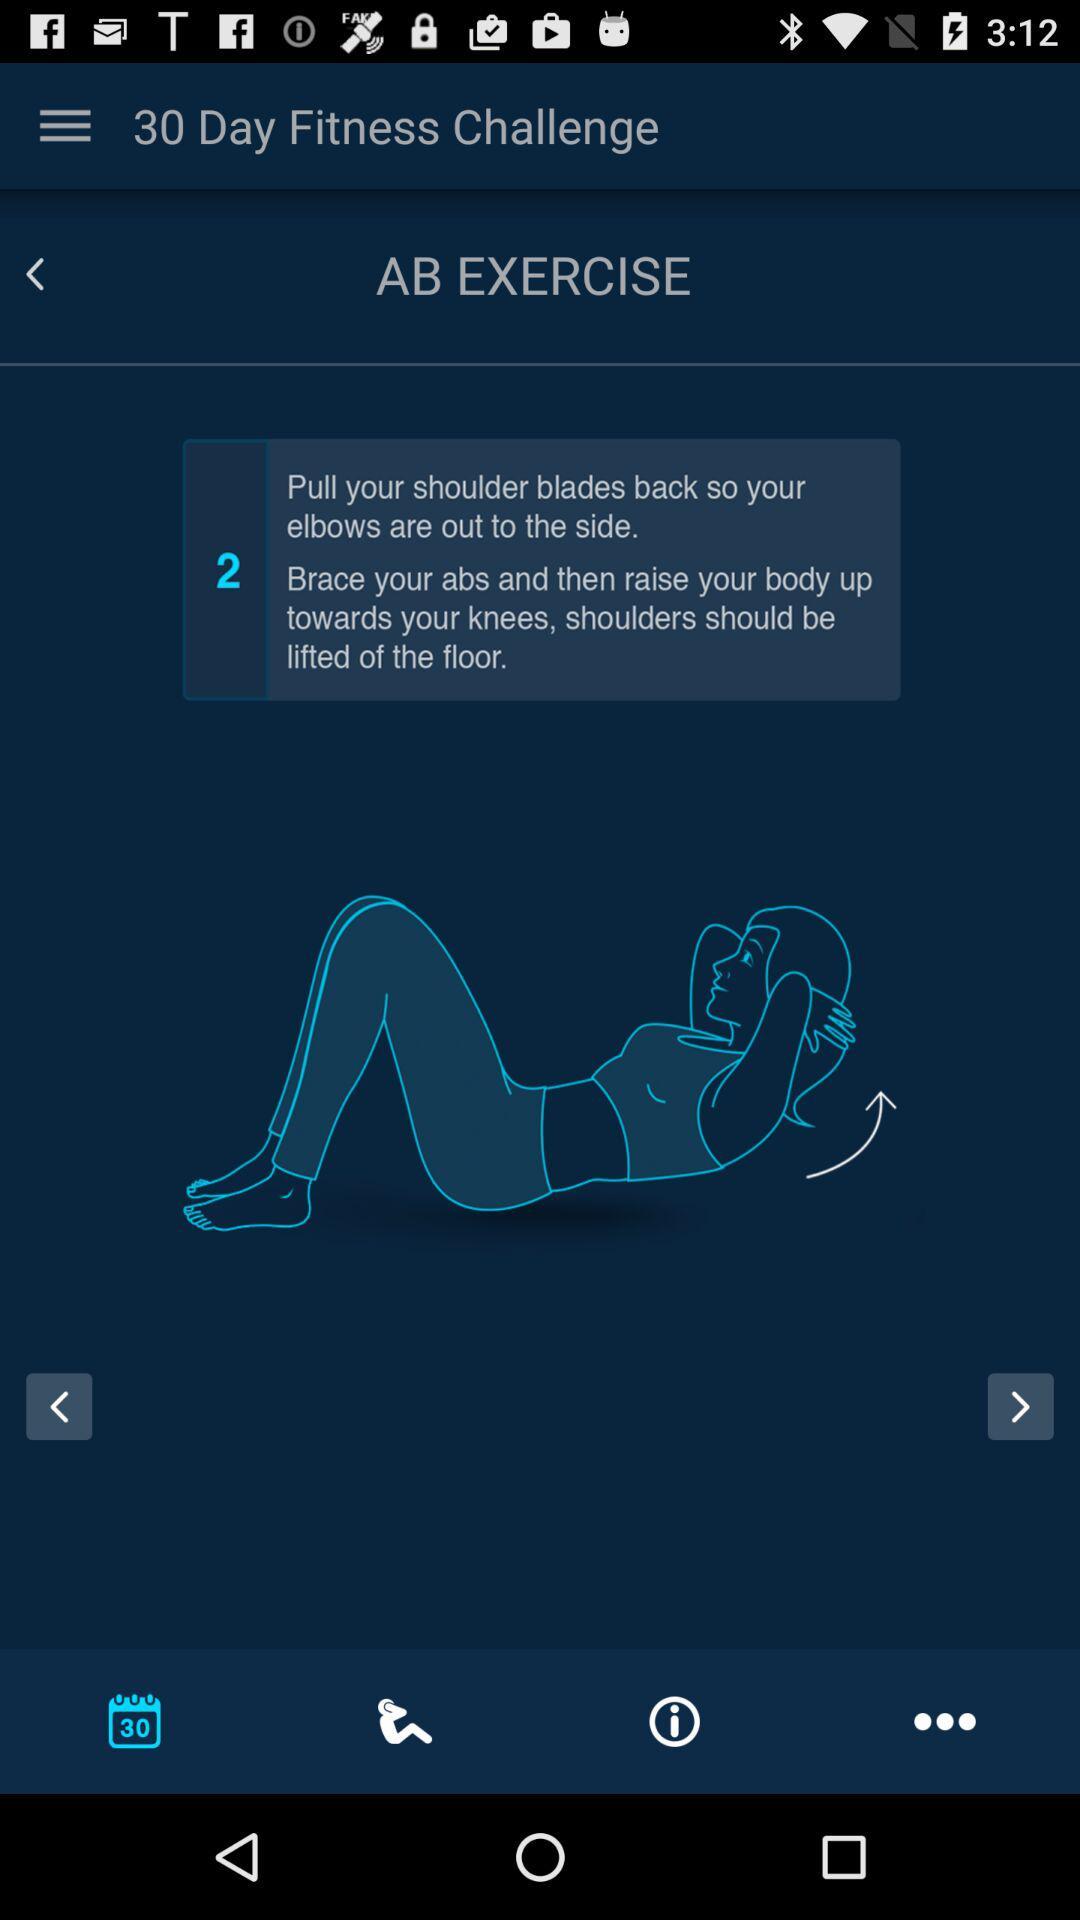 The image size is (1080, 1920). I want to click on the next page, so click(1027, 1424).